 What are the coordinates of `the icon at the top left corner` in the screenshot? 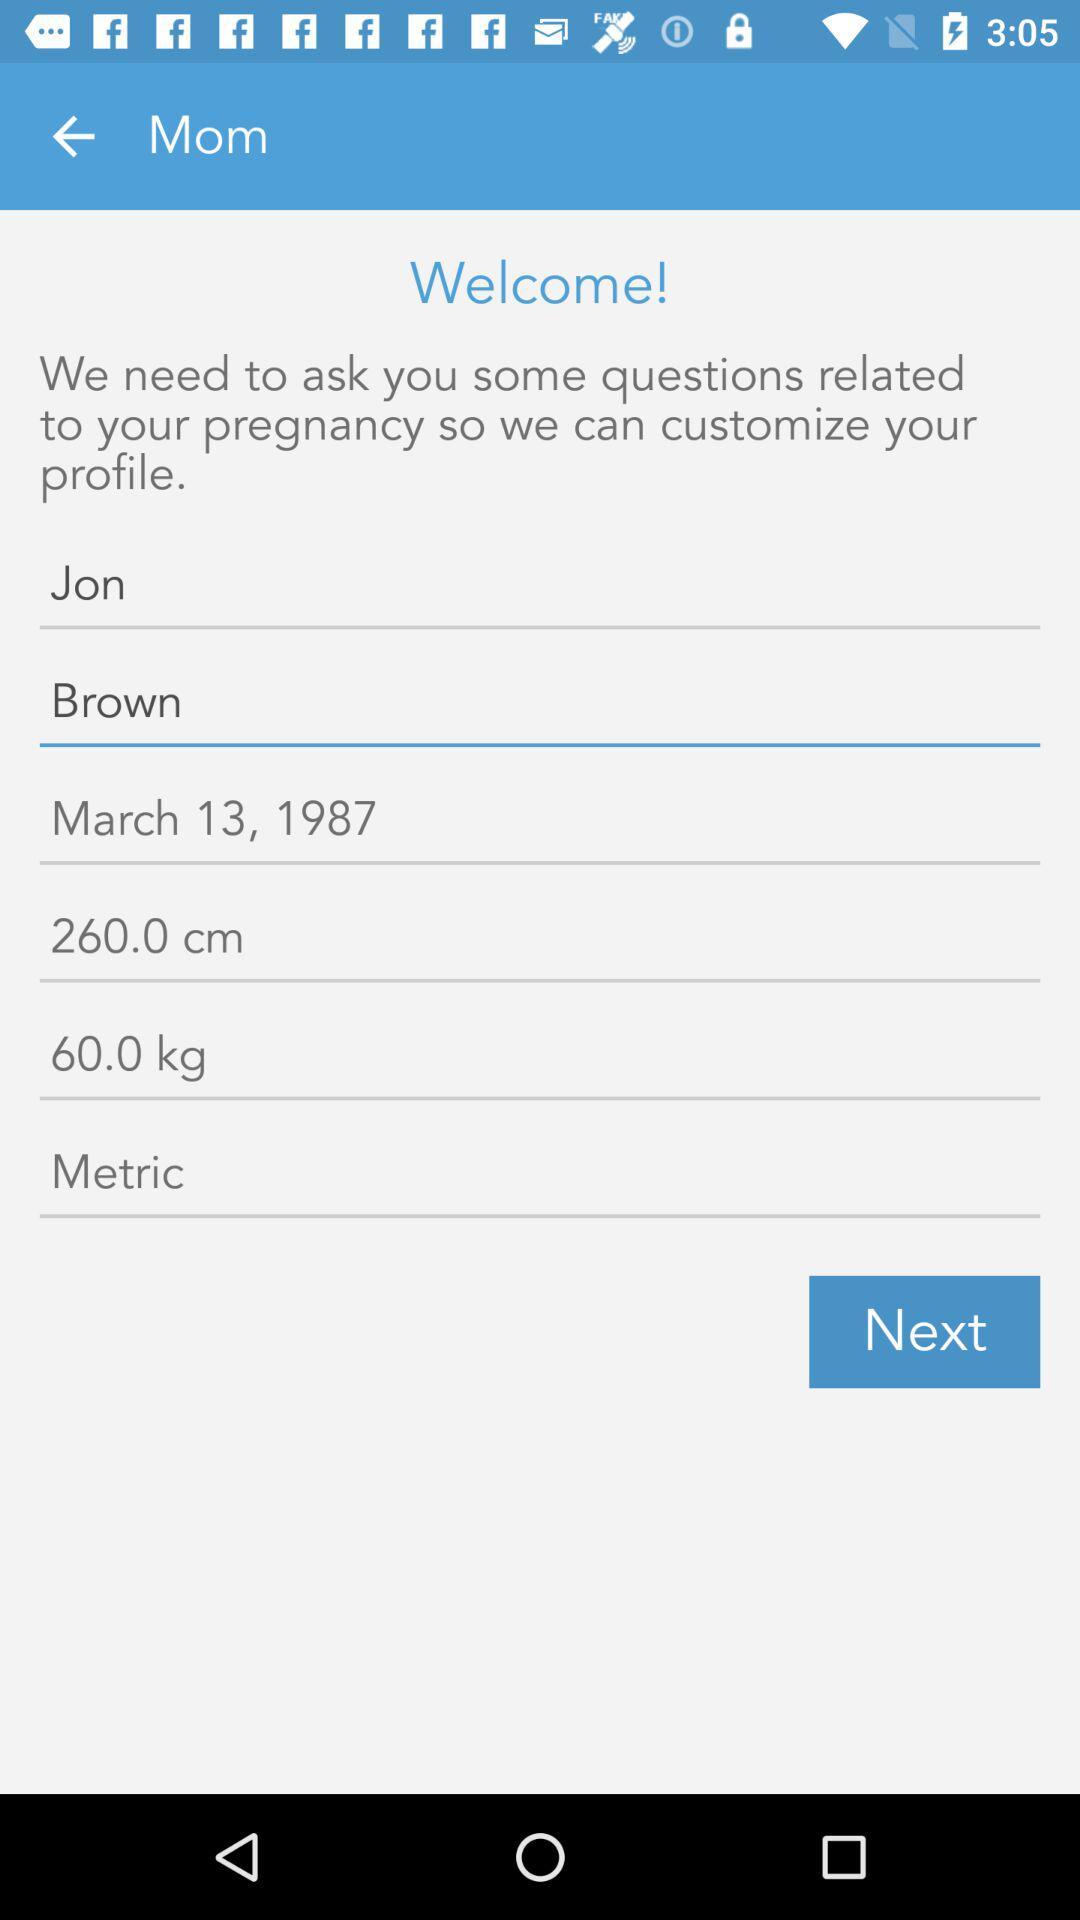 It's located at (72, 135).